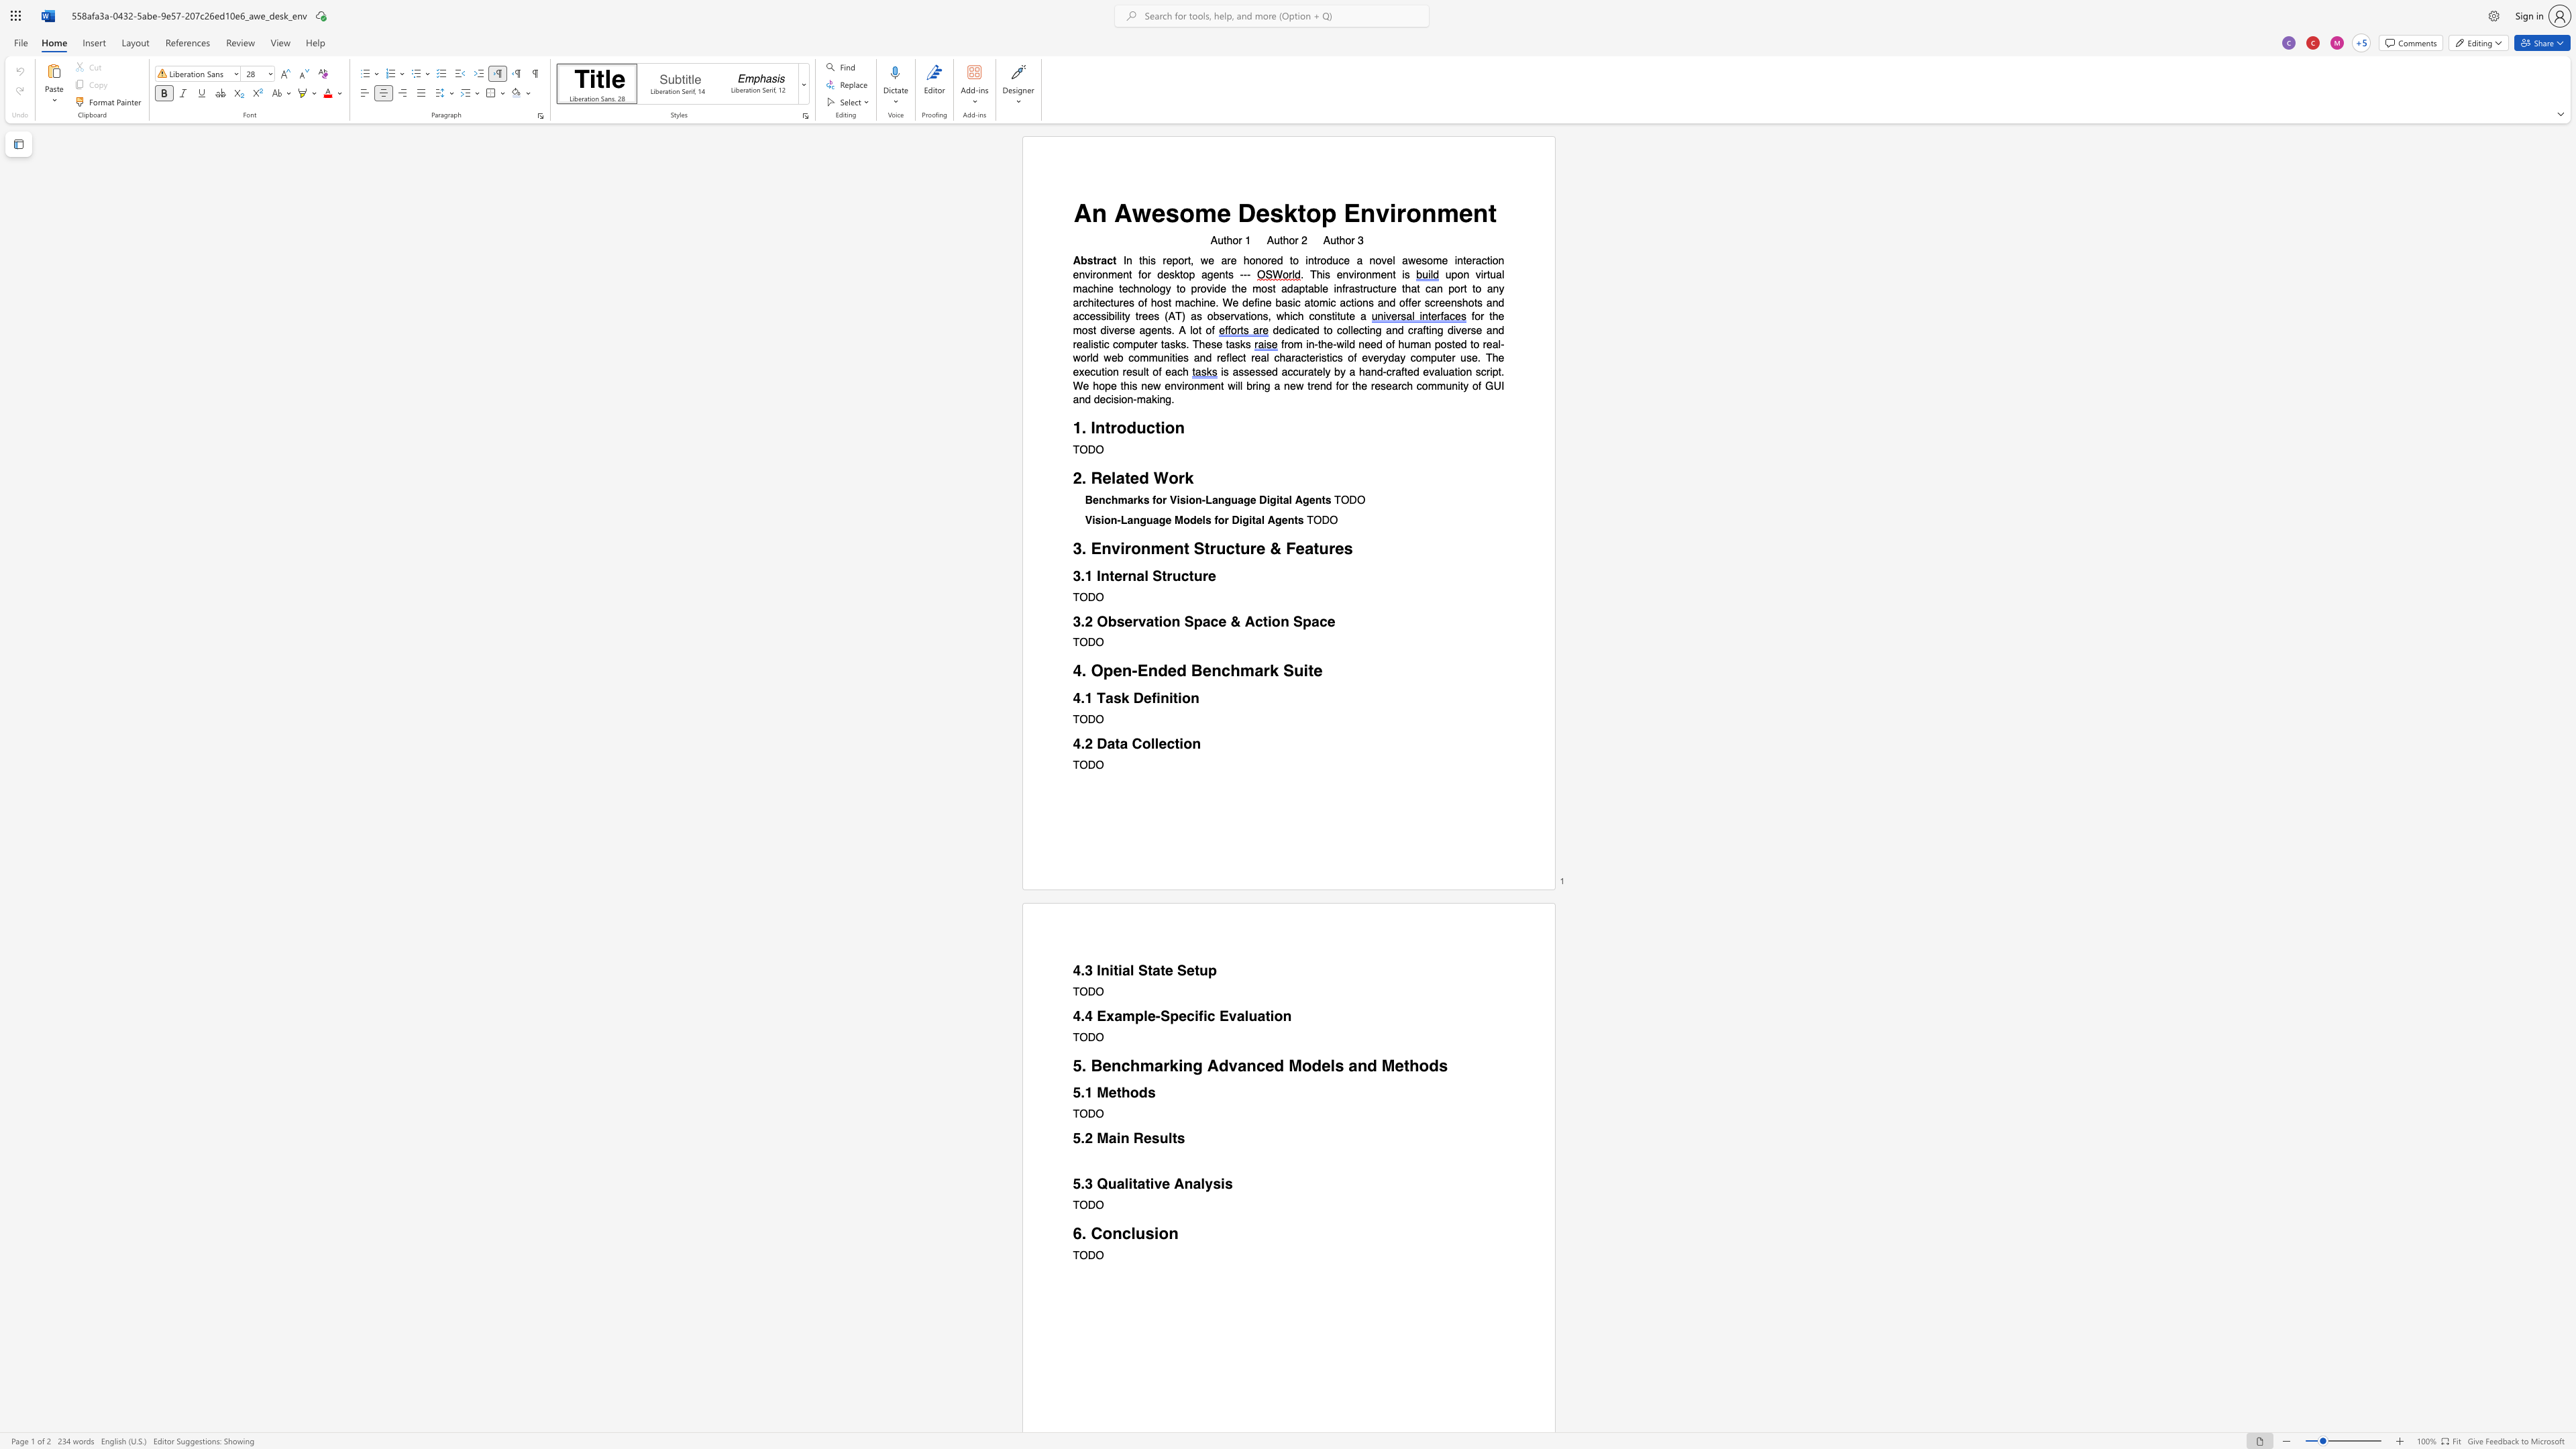 Image resolution: width=2576 pixels, height=1449 pixels. I want to click on the subset text "rnal Struc" within the text "3.1 Internal Structure", so click(1122, 575).